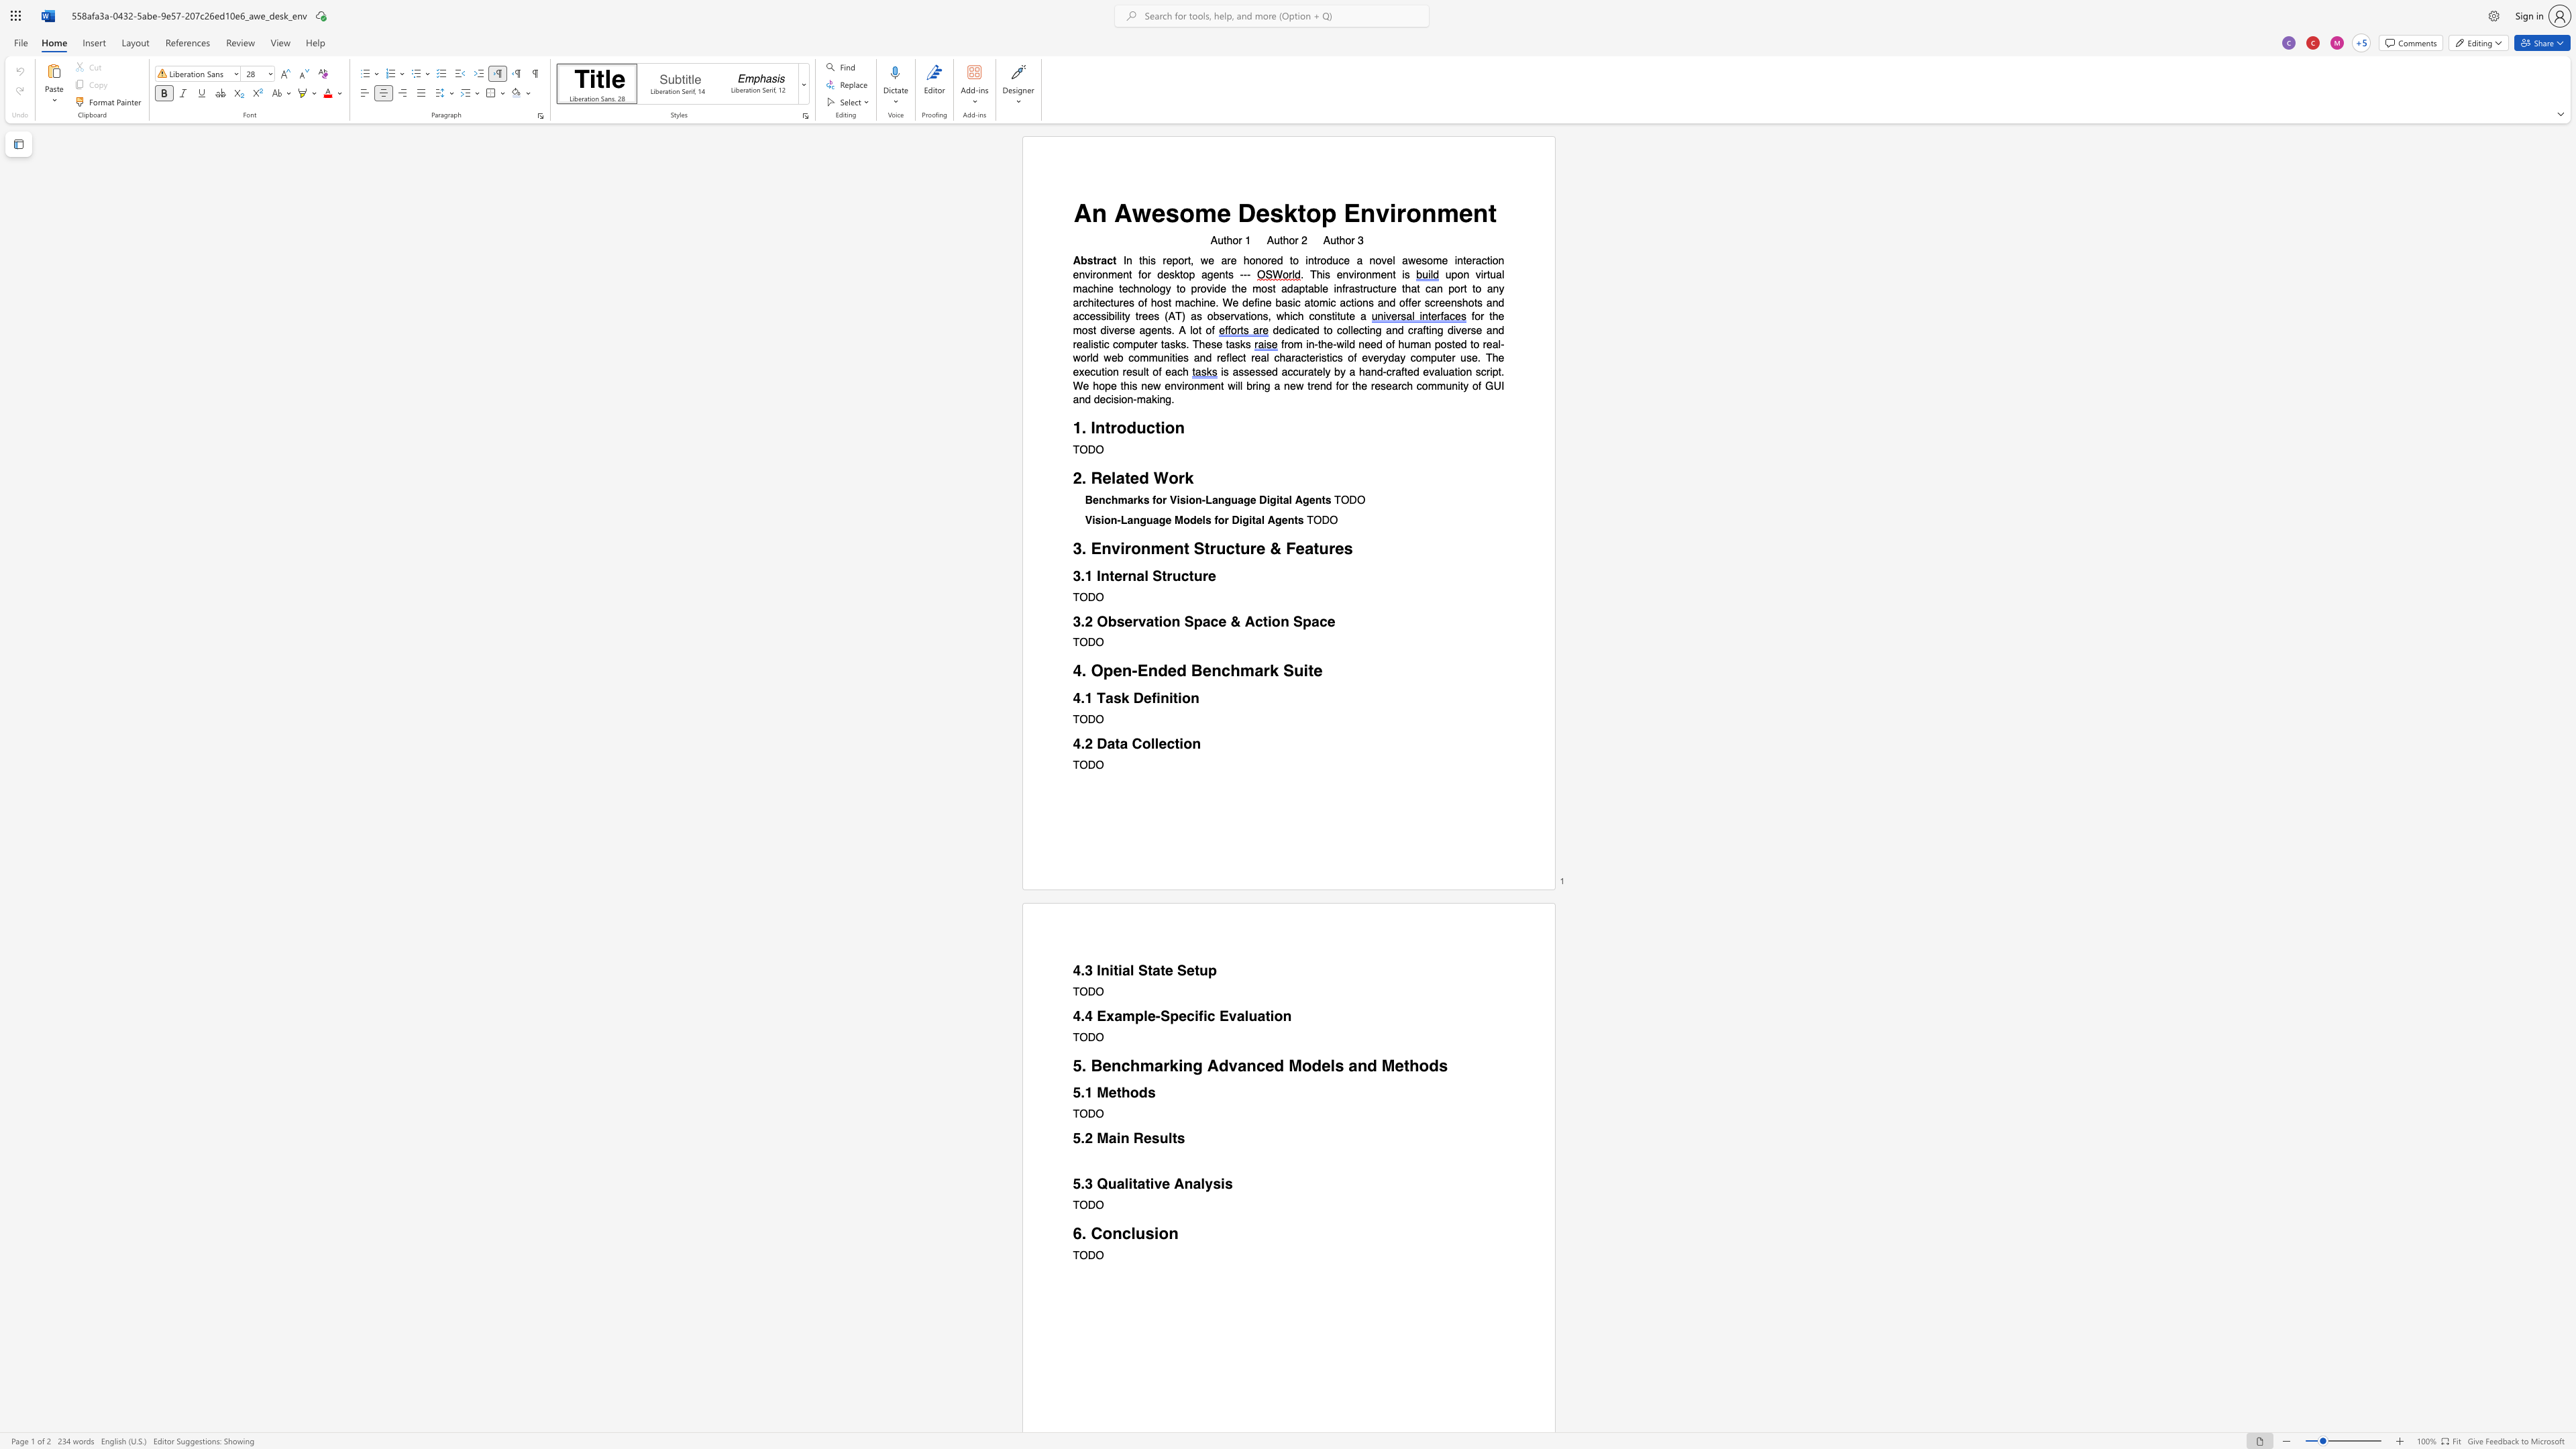 Image resolution: width=2576 pixels, height=1449 pixels. I want to click on the subset text "rnal Struc" within the text "3.1 Internal Structure", so click(1122, 575).